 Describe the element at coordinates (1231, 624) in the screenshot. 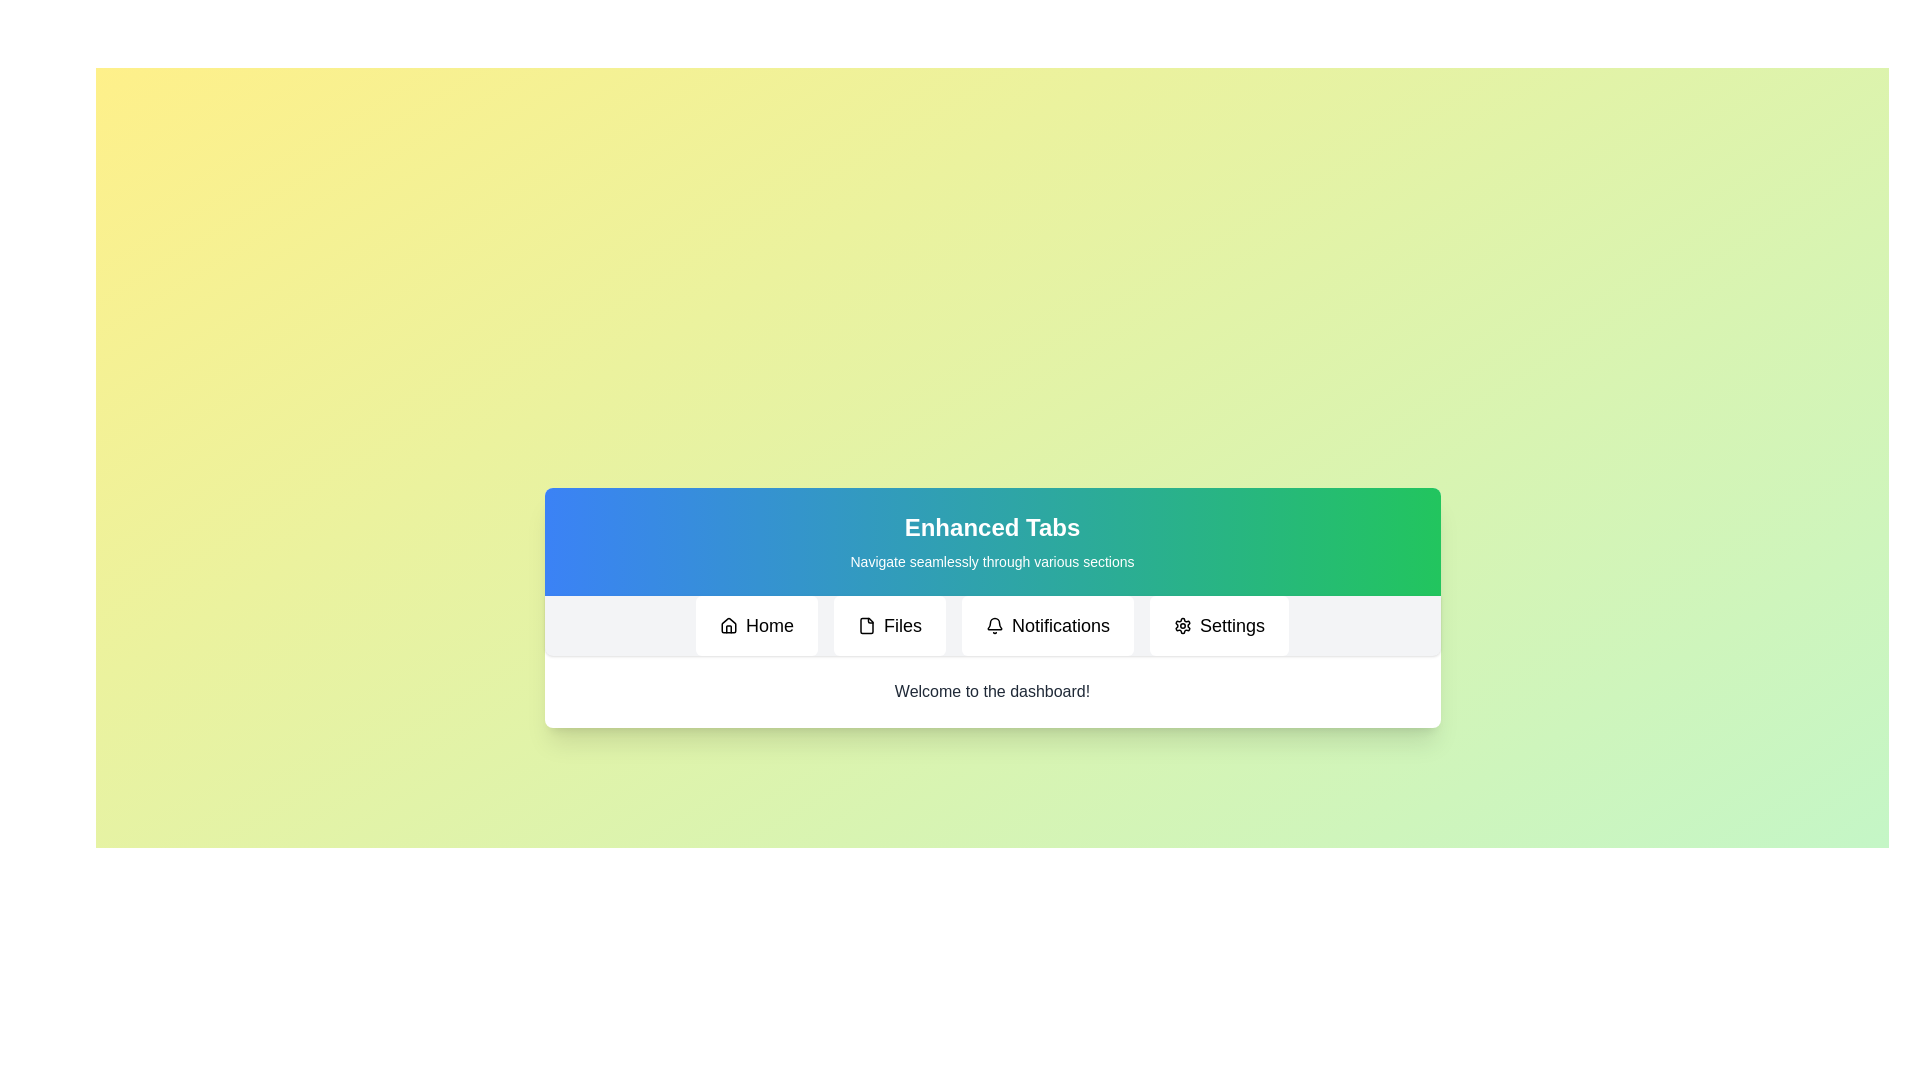

I see `the 'Settings' text label, which is displayed in bold black text and located at the far-right of the horizontal row of tabs below the 'Enhanced Tabs' header` at that location.